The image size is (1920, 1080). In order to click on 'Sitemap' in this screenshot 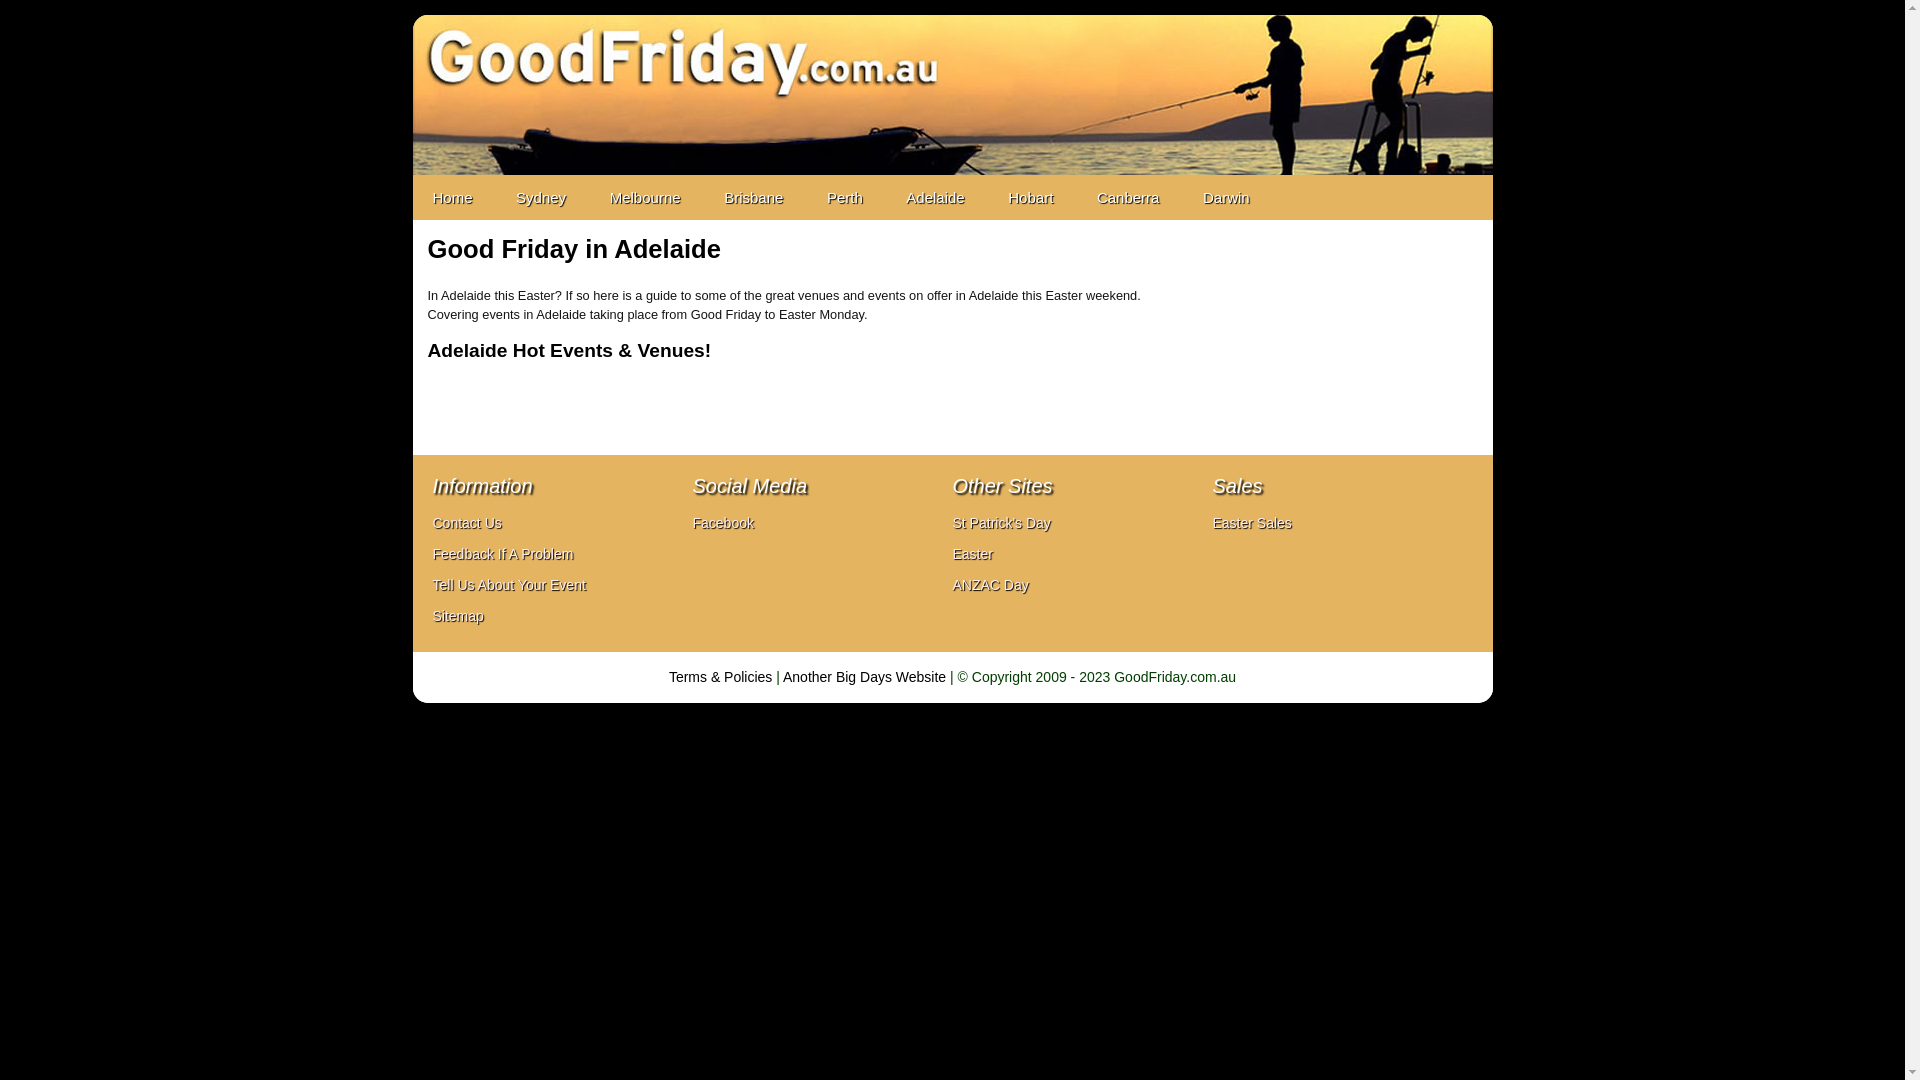, I will do `click(456, 615)`.